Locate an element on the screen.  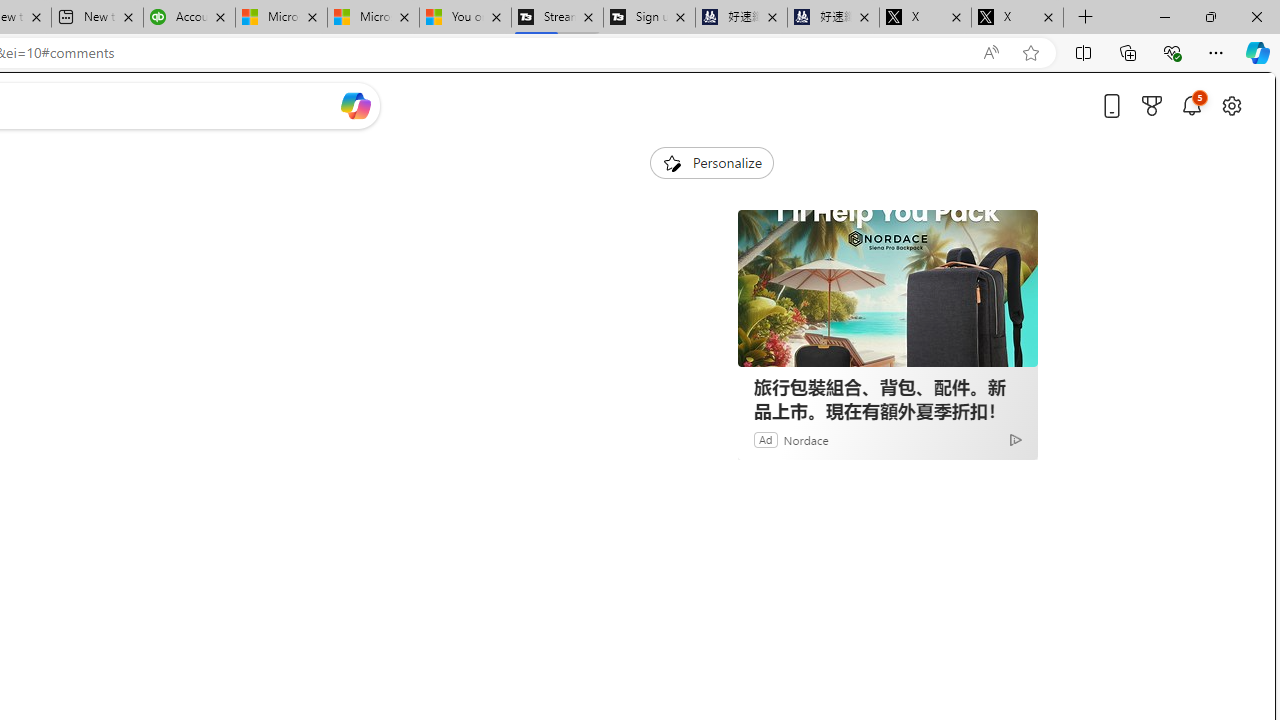
'Open Copilot' is located at coordinates (355, 105).